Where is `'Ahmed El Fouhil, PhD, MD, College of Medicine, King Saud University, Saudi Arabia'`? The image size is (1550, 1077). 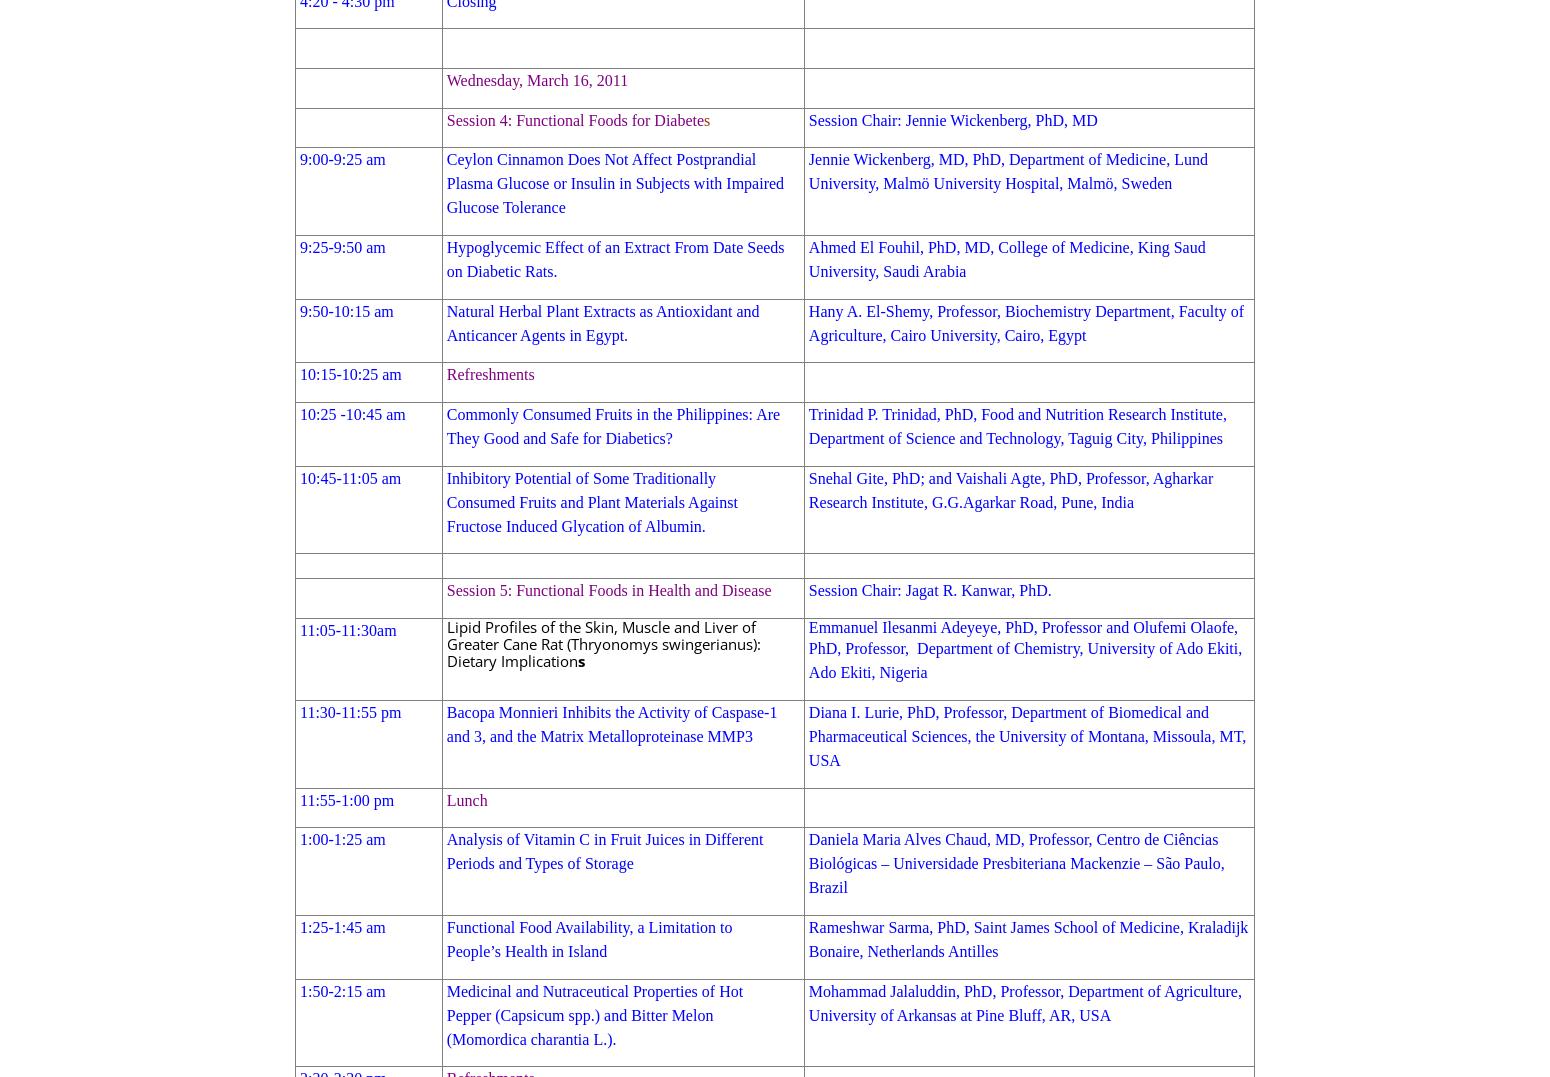 'Ahmed El Fouhil, PhD, MD, College of Medicine, King Saud University, Saudi Arabia' is located at coordinates (1005, 258).